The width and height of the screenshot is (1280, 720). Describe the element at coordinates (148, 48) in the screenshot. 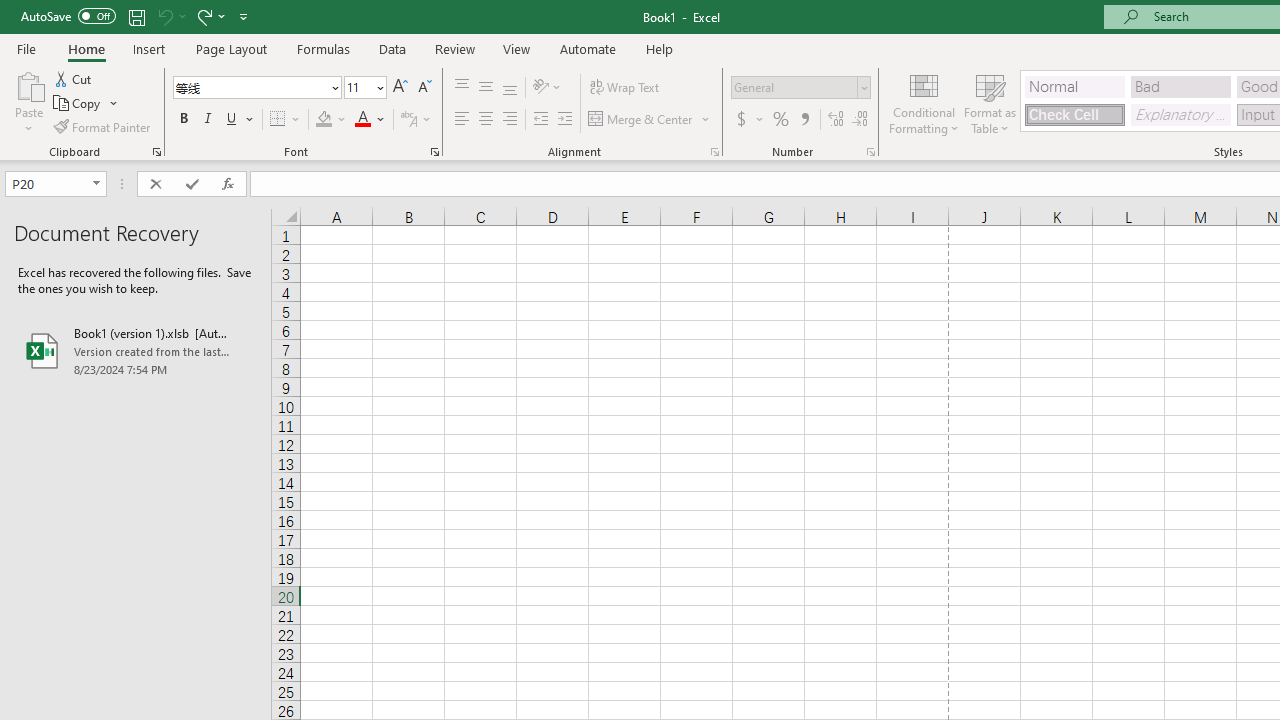

I see `'Insert'` at that location.